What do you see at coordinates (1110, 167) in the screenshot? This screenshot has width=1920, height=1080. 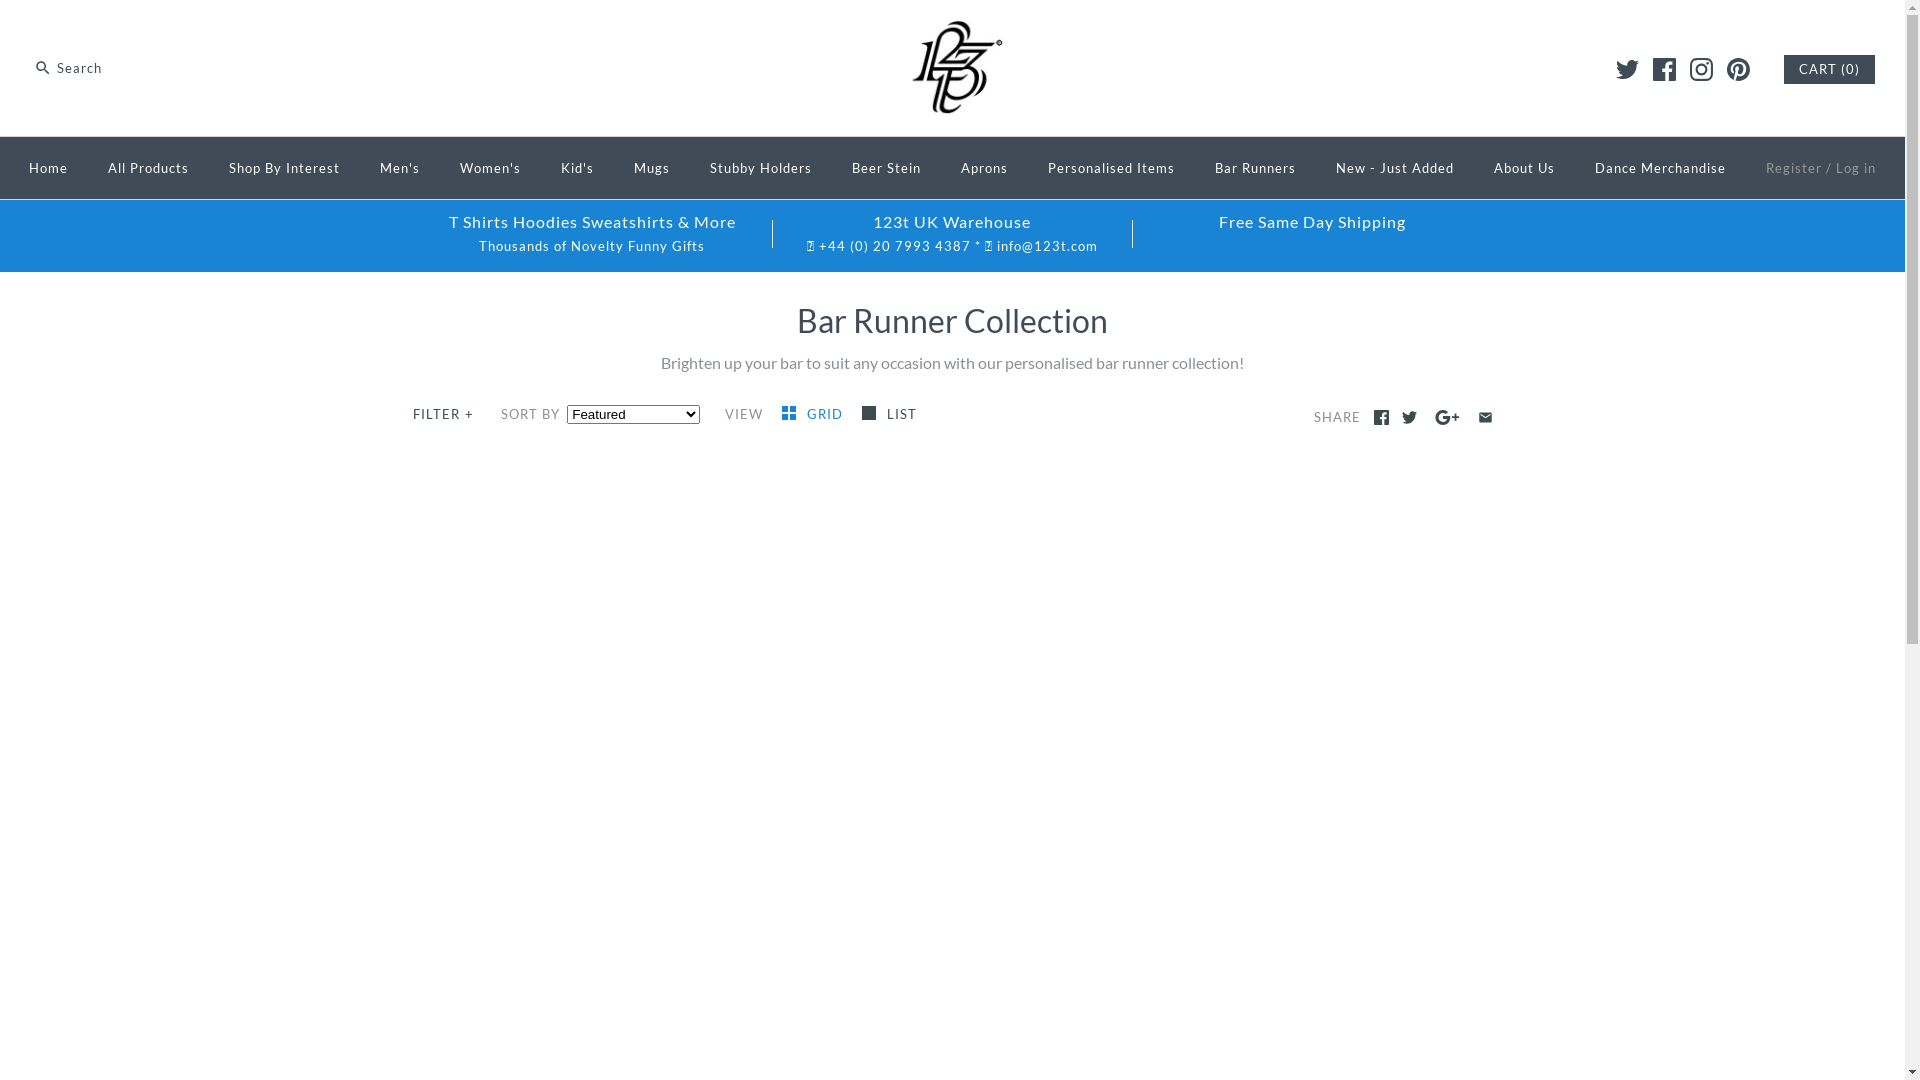 I see `'Personalised Items'` at bounding box center [1110, 167].